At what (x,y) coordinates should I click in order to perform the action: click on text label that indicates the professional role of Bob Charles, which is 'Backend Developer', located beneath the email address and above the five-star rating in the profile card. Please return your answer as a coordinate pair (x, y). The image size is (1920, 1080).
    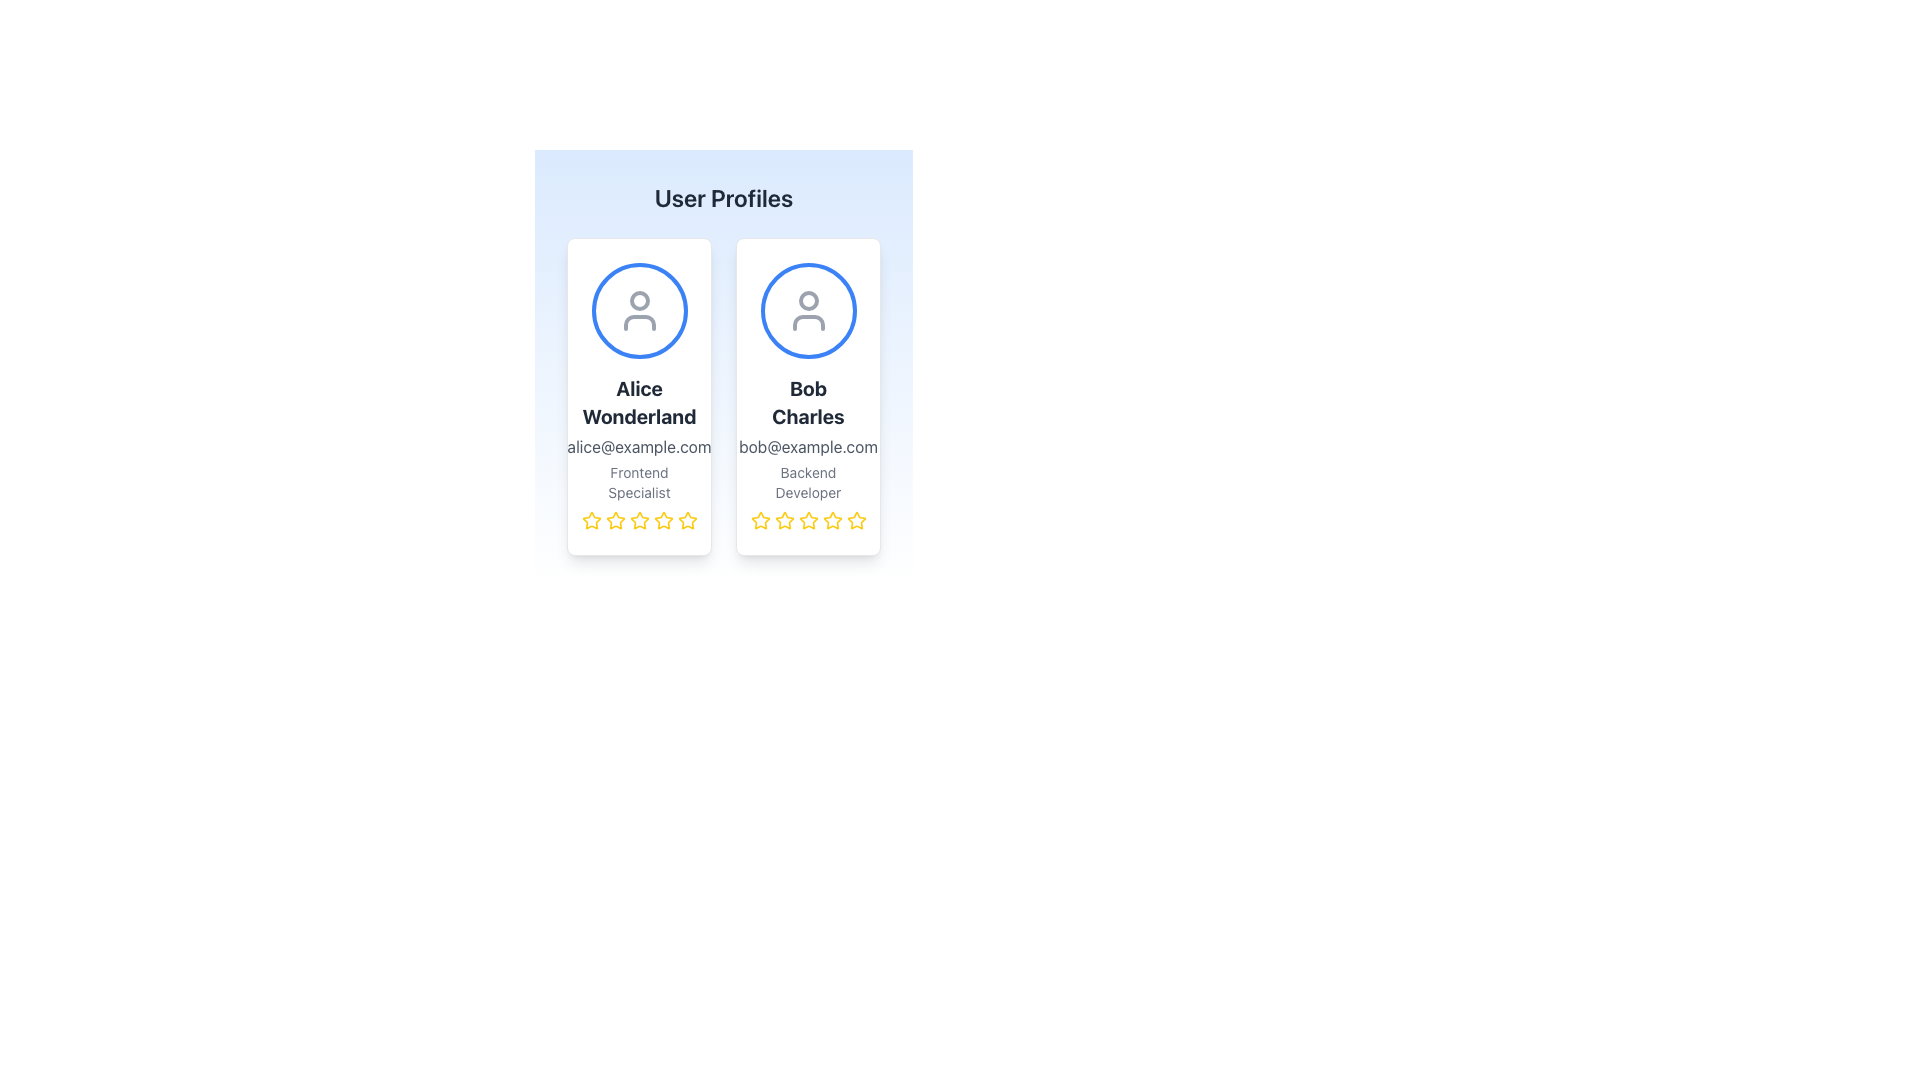
    Looking at the image, I should click on (808, 482).